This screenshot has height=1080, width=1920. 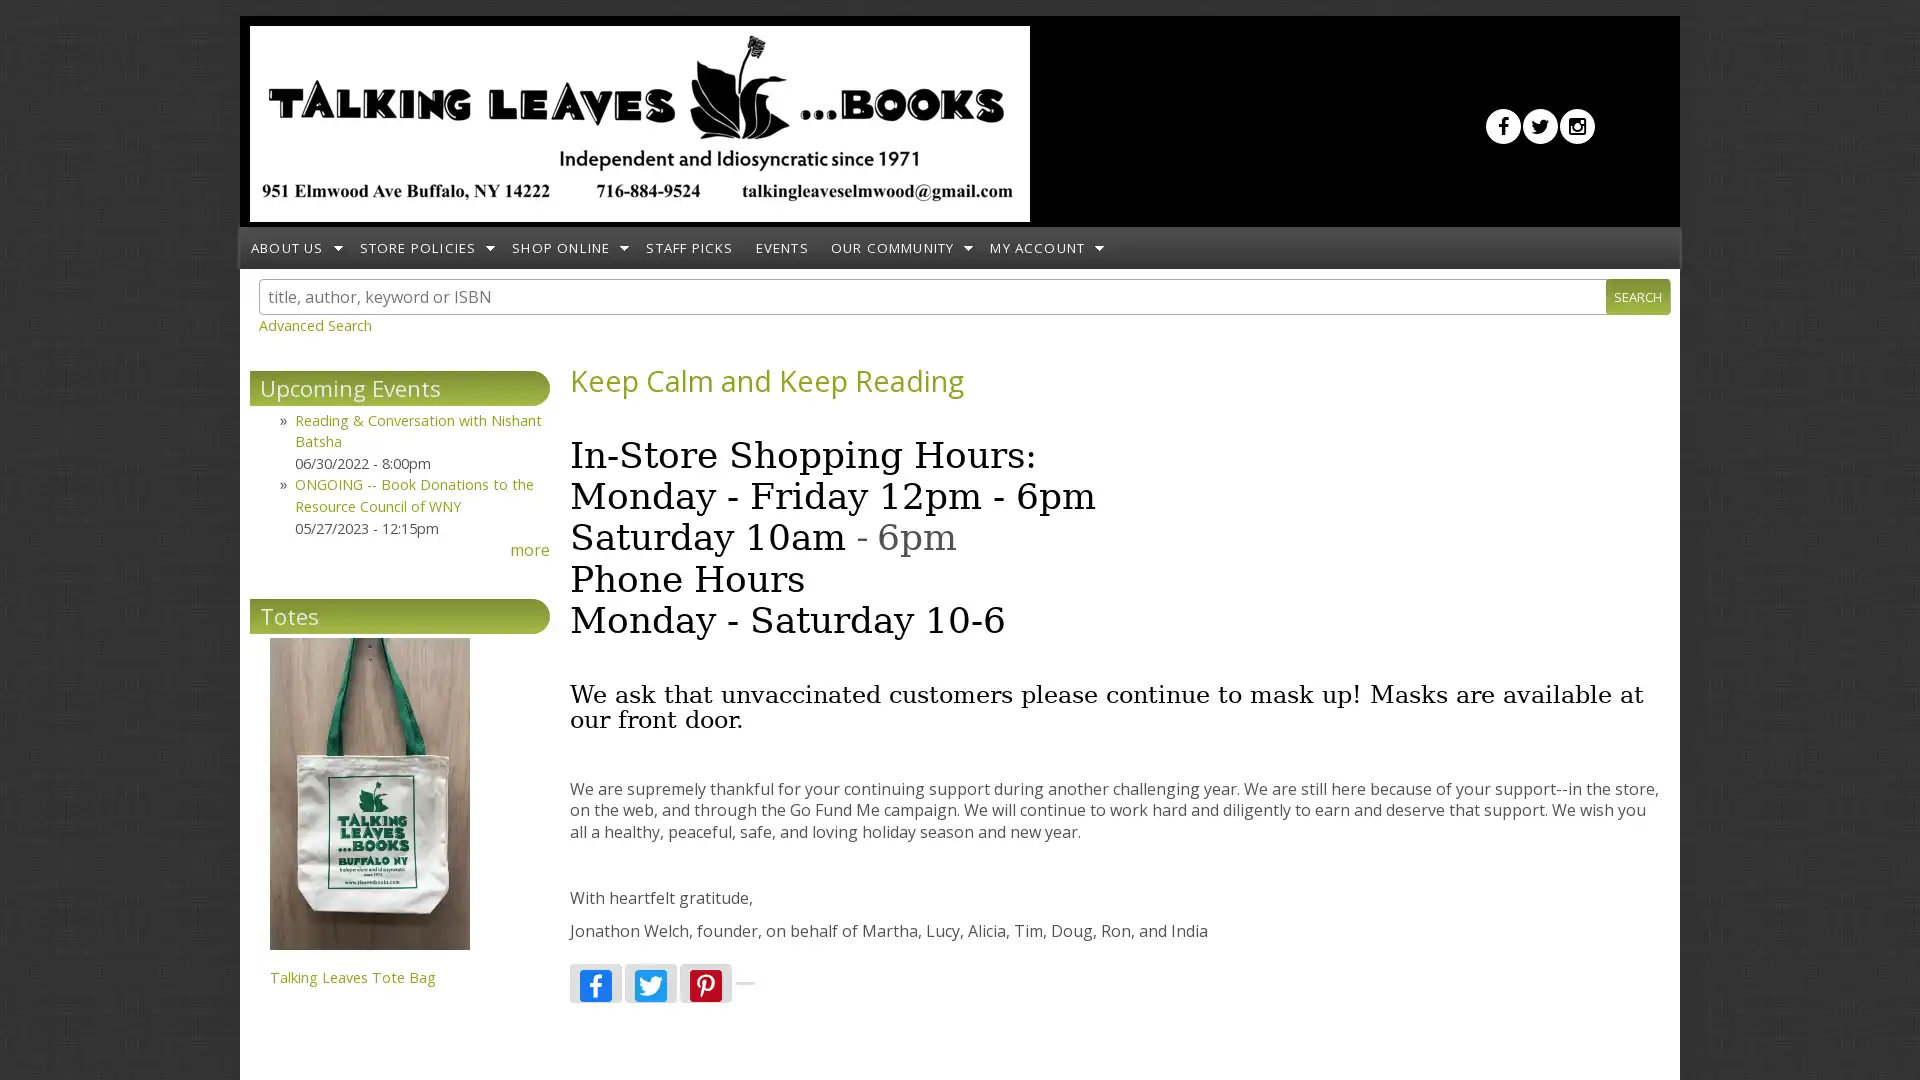 I want to click on Search, so click(x=1637, y=253).